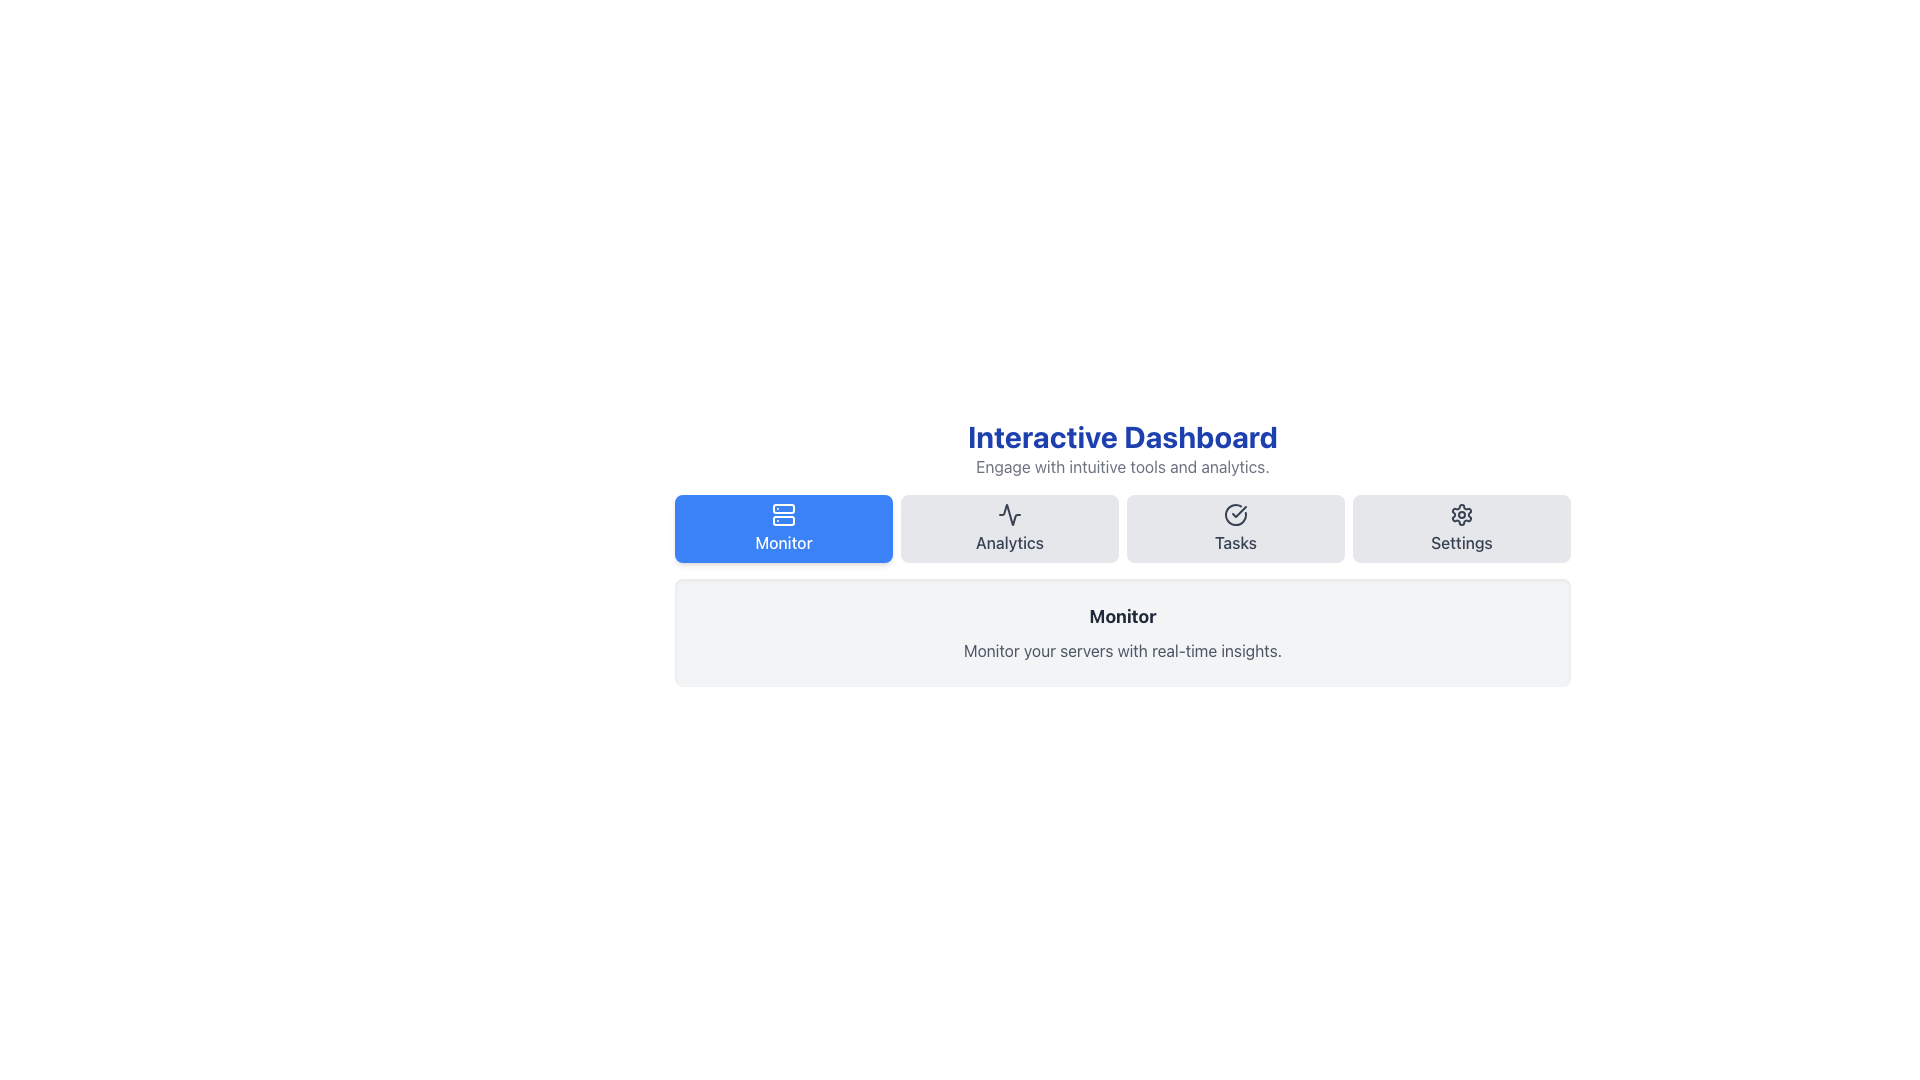  Describe the element at coordinates (782, 514) in the screenshot. I see `the 'Monitor' icon in the navigation bar` at that location.